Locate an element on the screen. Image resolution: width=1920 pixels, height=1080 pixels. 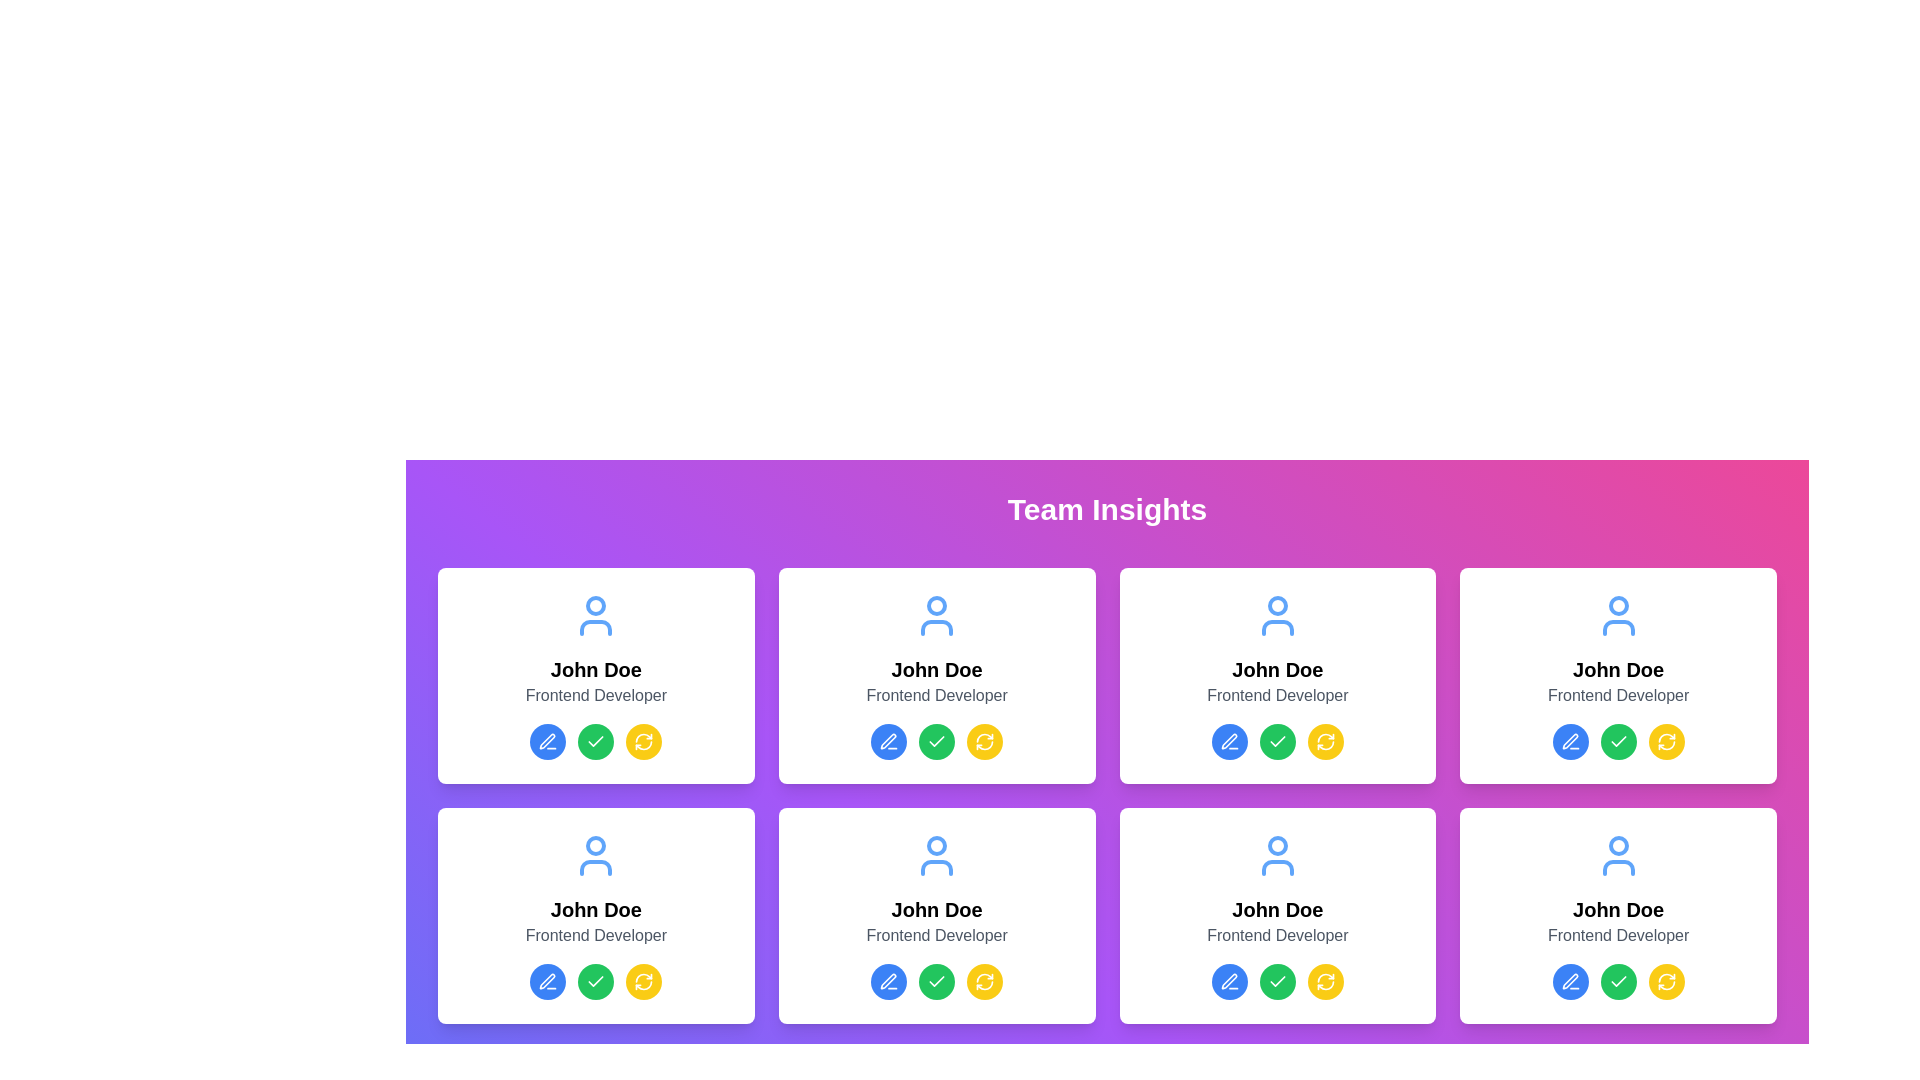
the yellow clockwise arrow icon button located at the bottom-right of the white card is located at coordinates (985, 981).